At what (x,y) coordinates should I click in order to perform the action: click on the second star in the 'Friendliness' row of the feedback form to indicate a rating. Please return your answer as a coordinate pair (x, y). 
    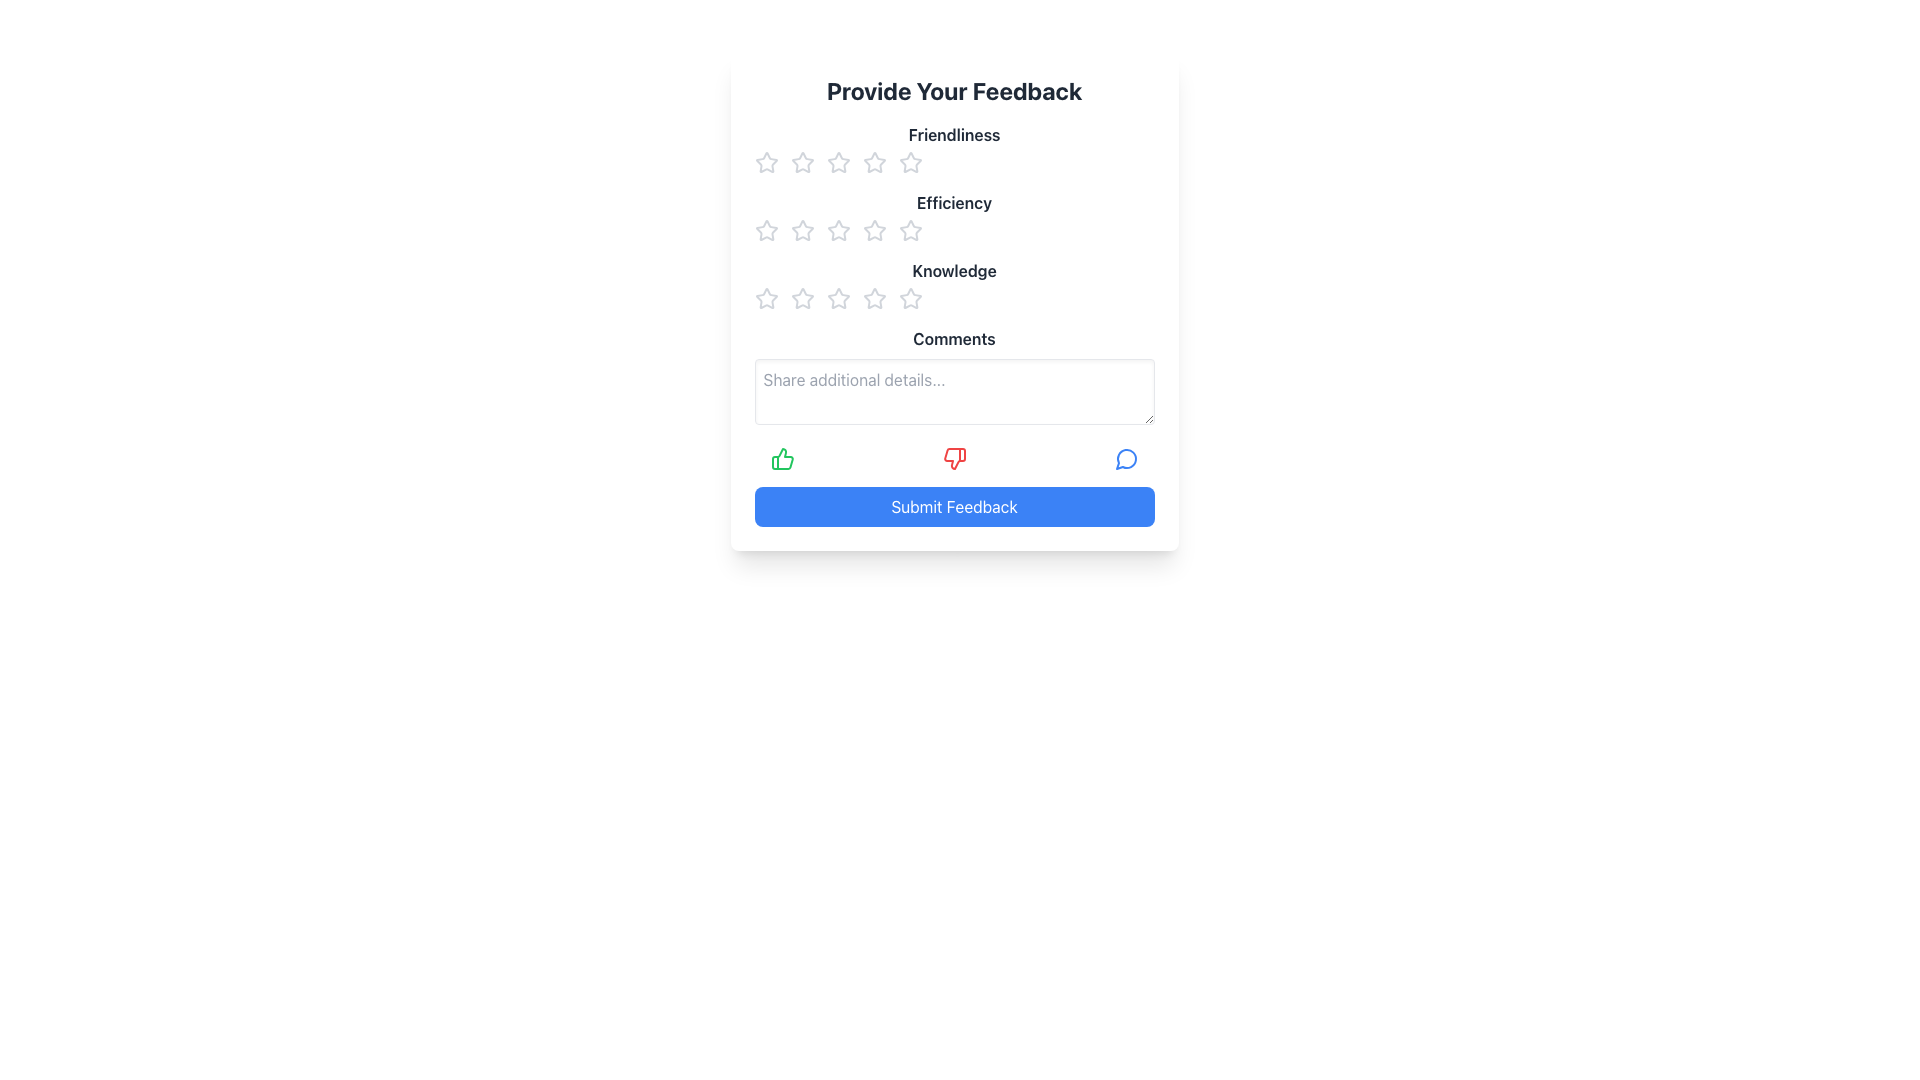
    Looking at the image, I should click on (802, 161).